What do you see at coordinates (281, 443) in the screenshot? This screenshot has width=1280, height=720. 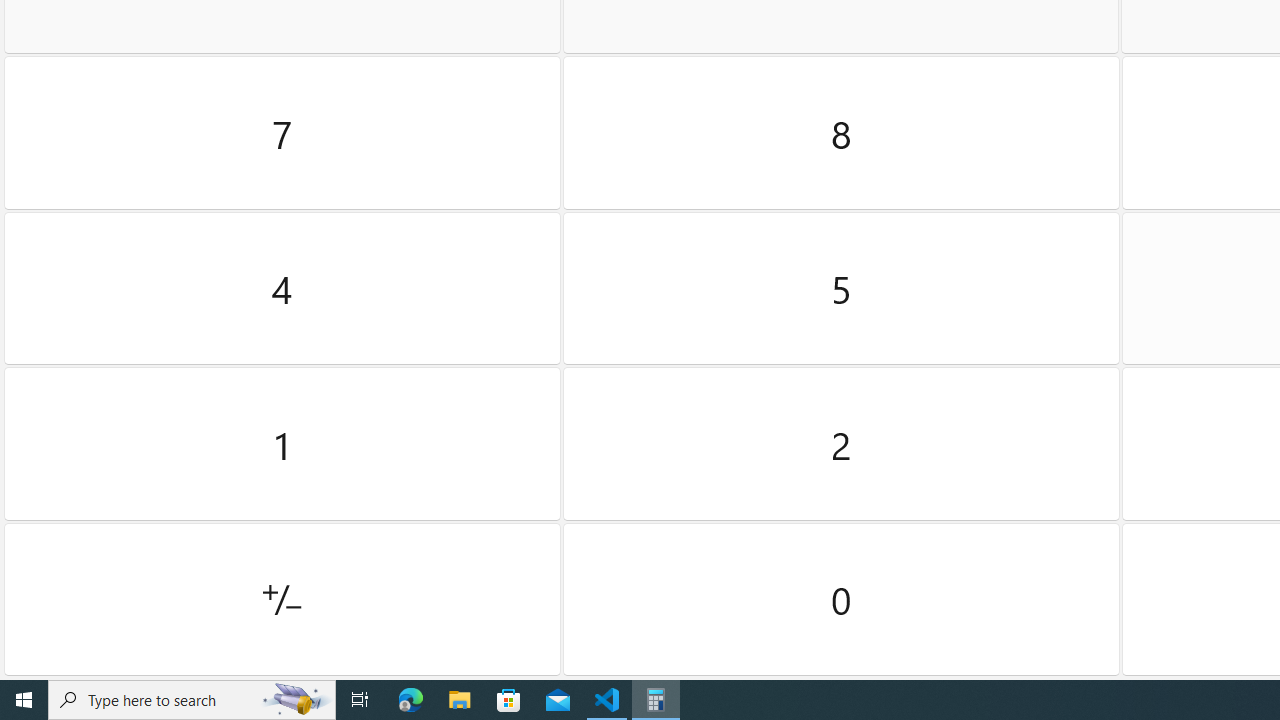 I see `'One'` at bounding box center [281, 443].